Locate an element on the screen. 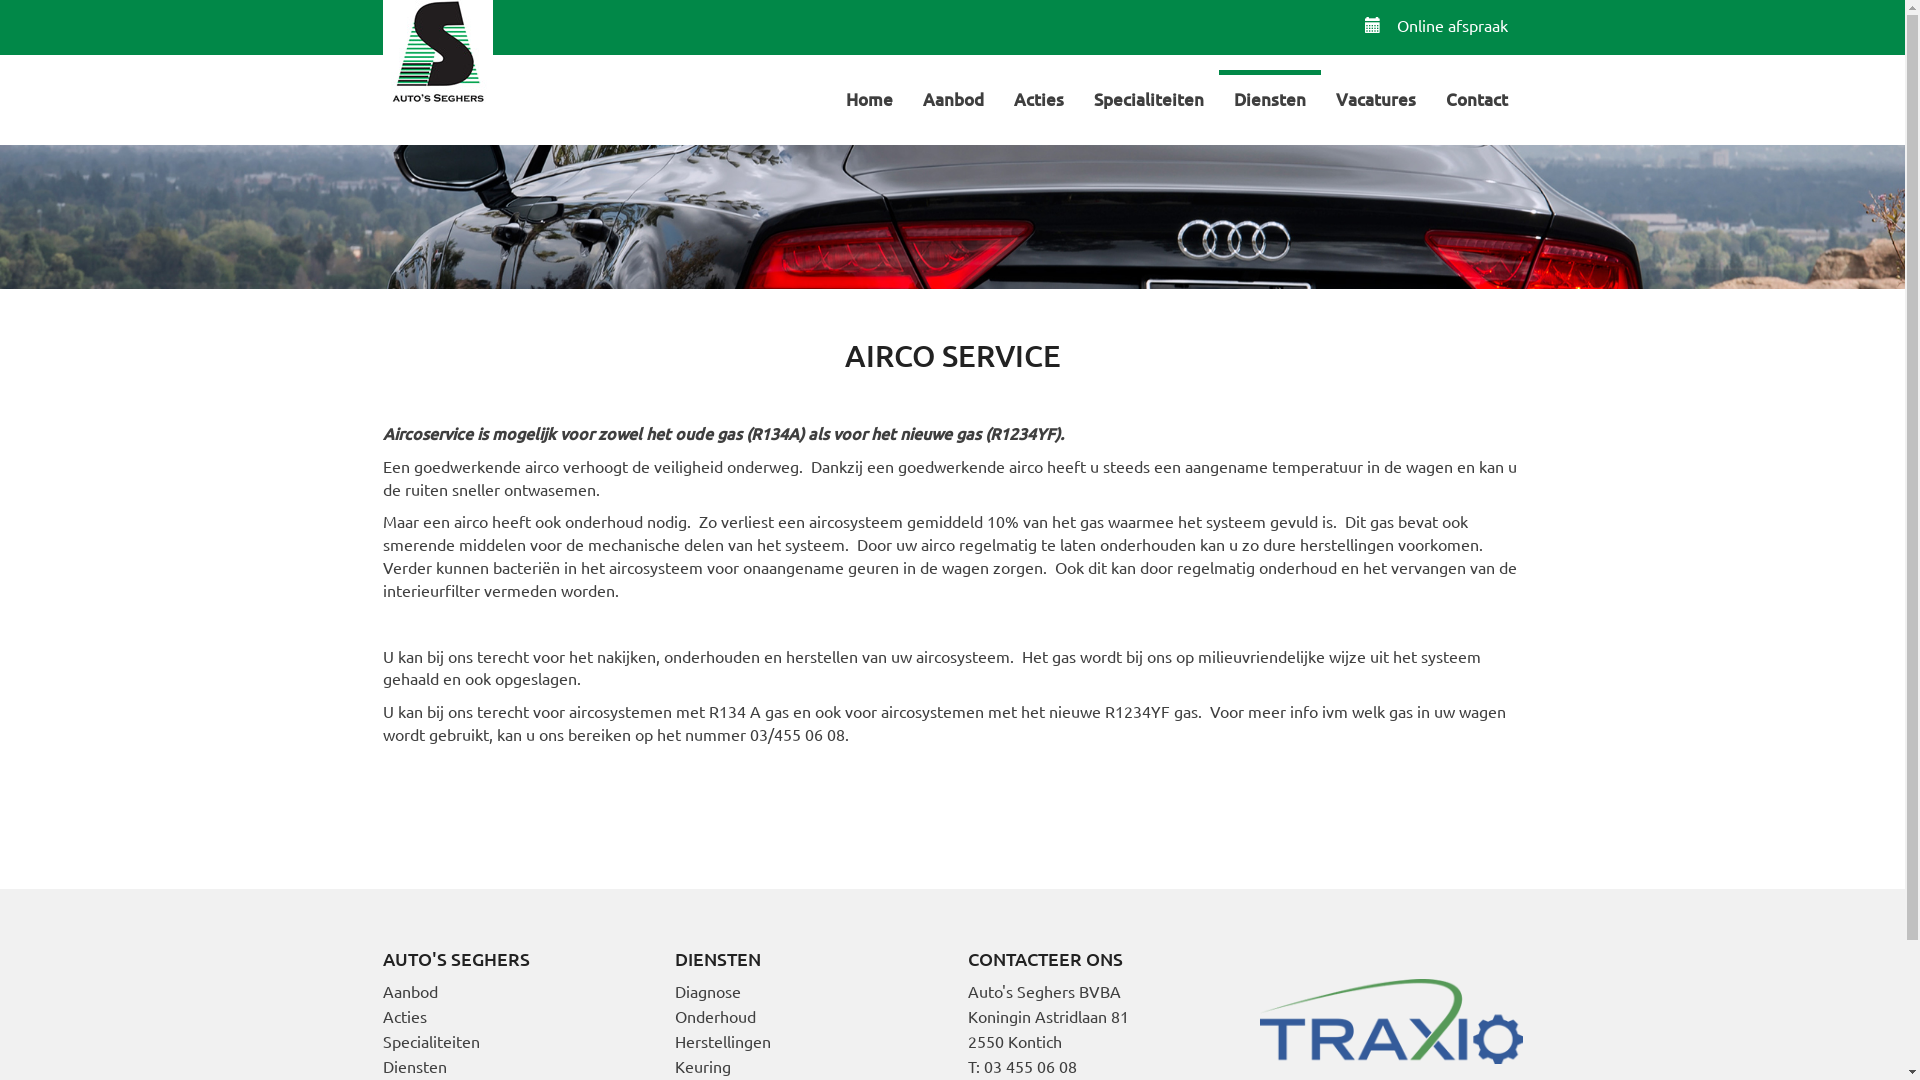  'Home' is located at coordinates (830, 97).